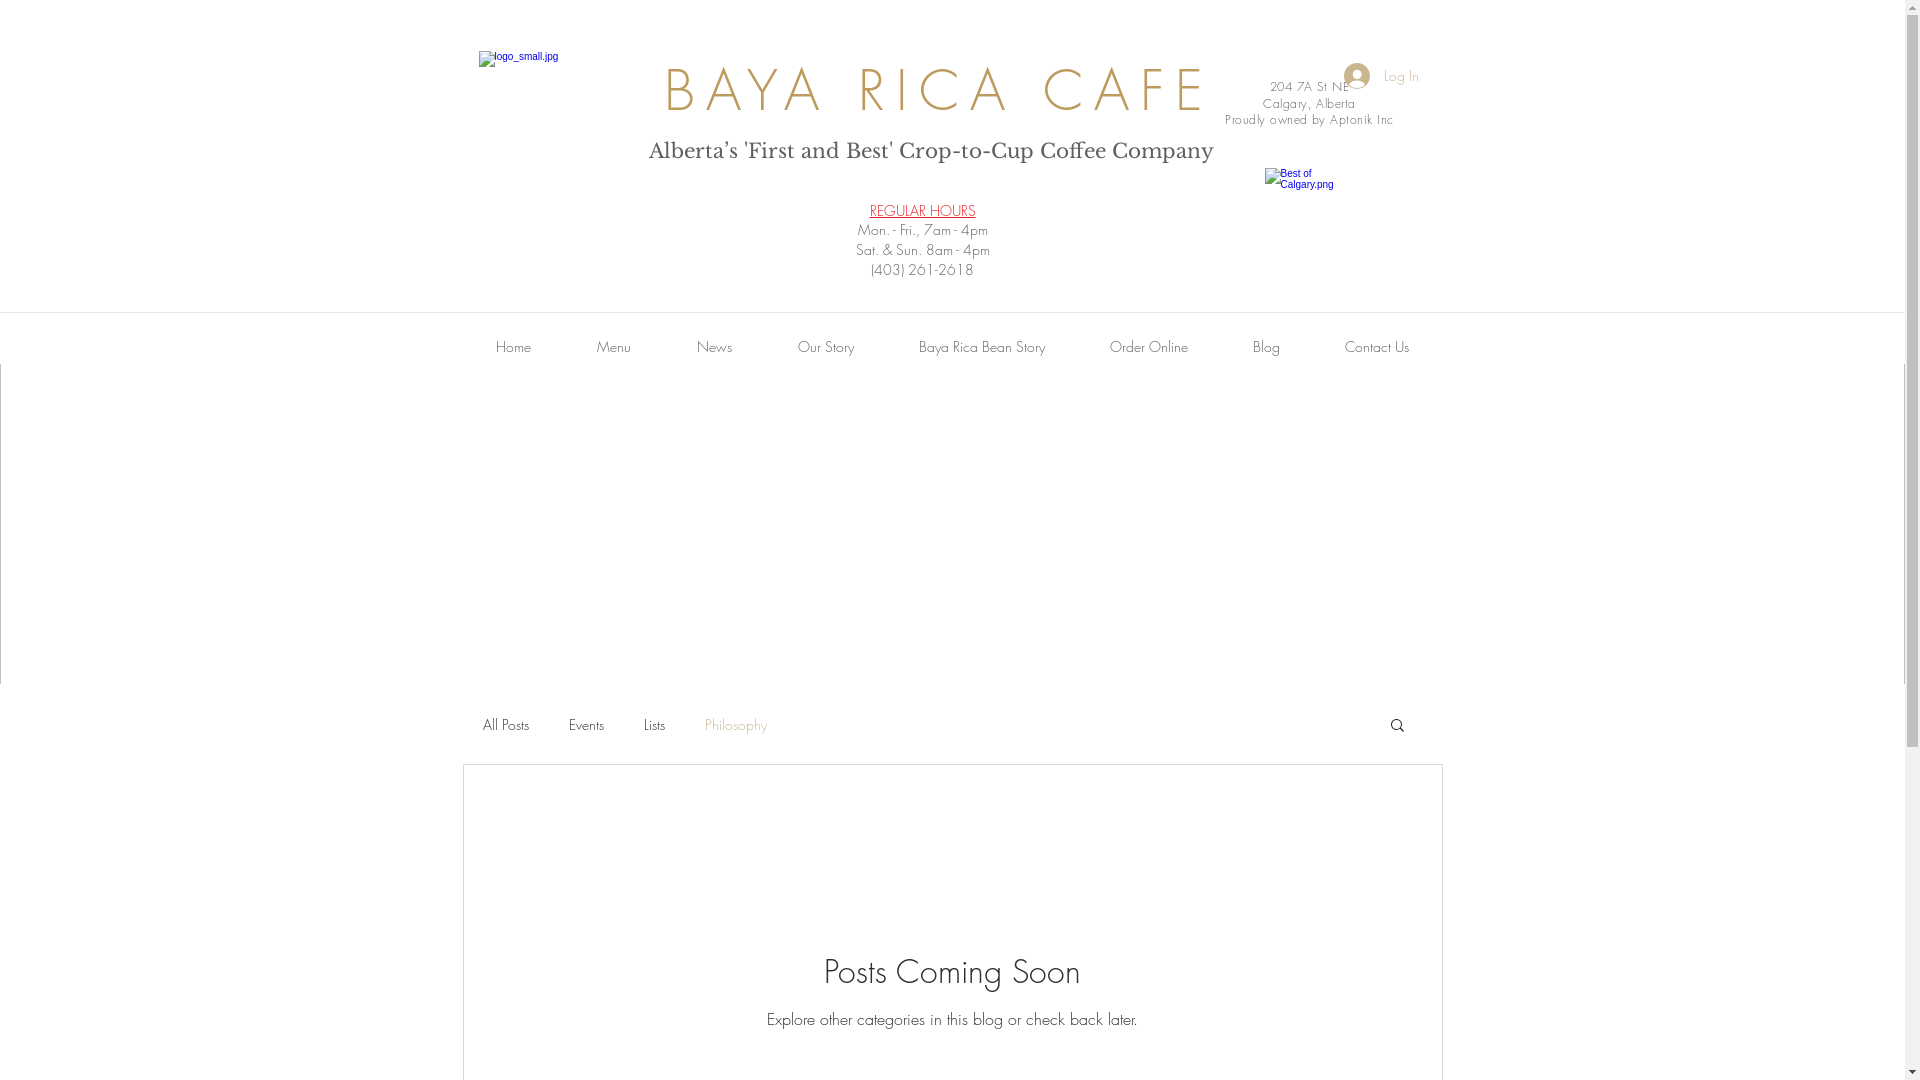 The image size is (1920, 1080). What do you see at coordinates (643, 724) in the screenshot?
I see `'Lists'` at bounding box center [643, 724].